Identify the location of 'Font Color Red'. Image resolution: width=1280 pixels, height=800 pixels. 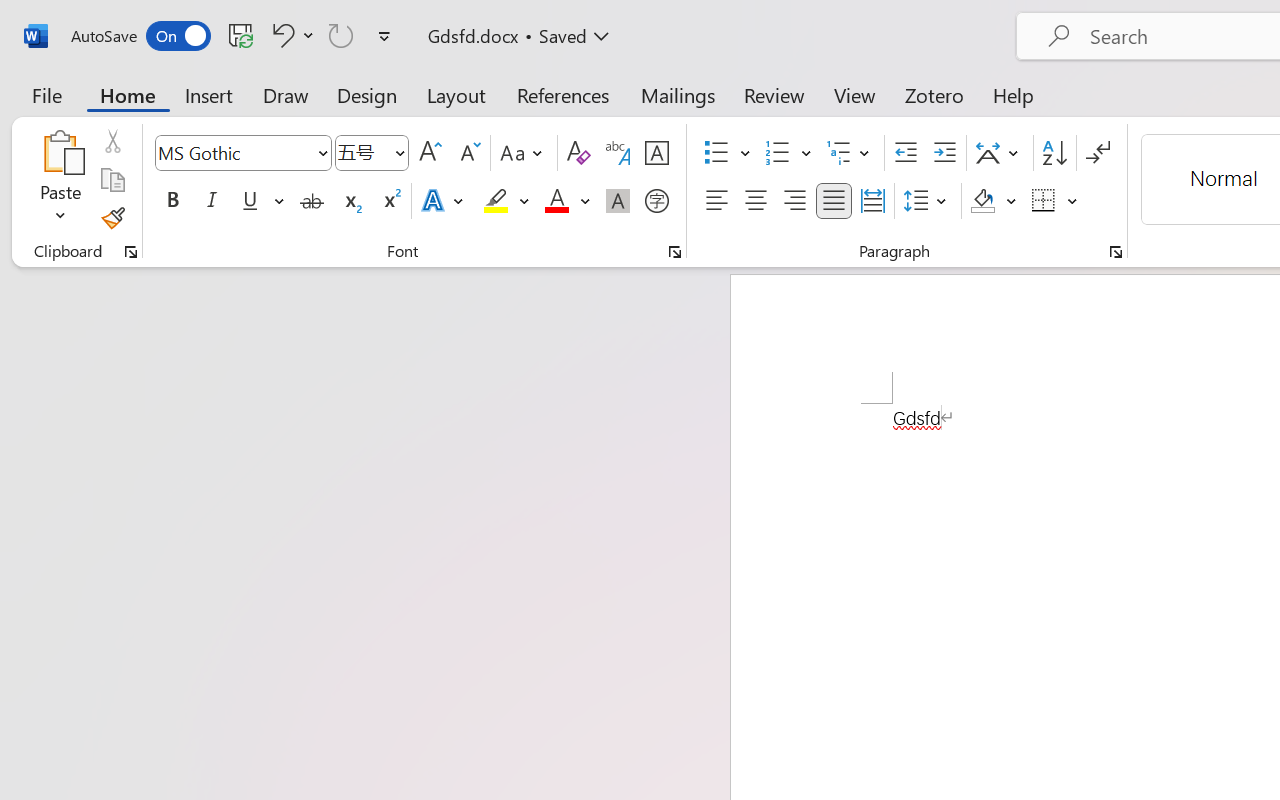
(556, 201).